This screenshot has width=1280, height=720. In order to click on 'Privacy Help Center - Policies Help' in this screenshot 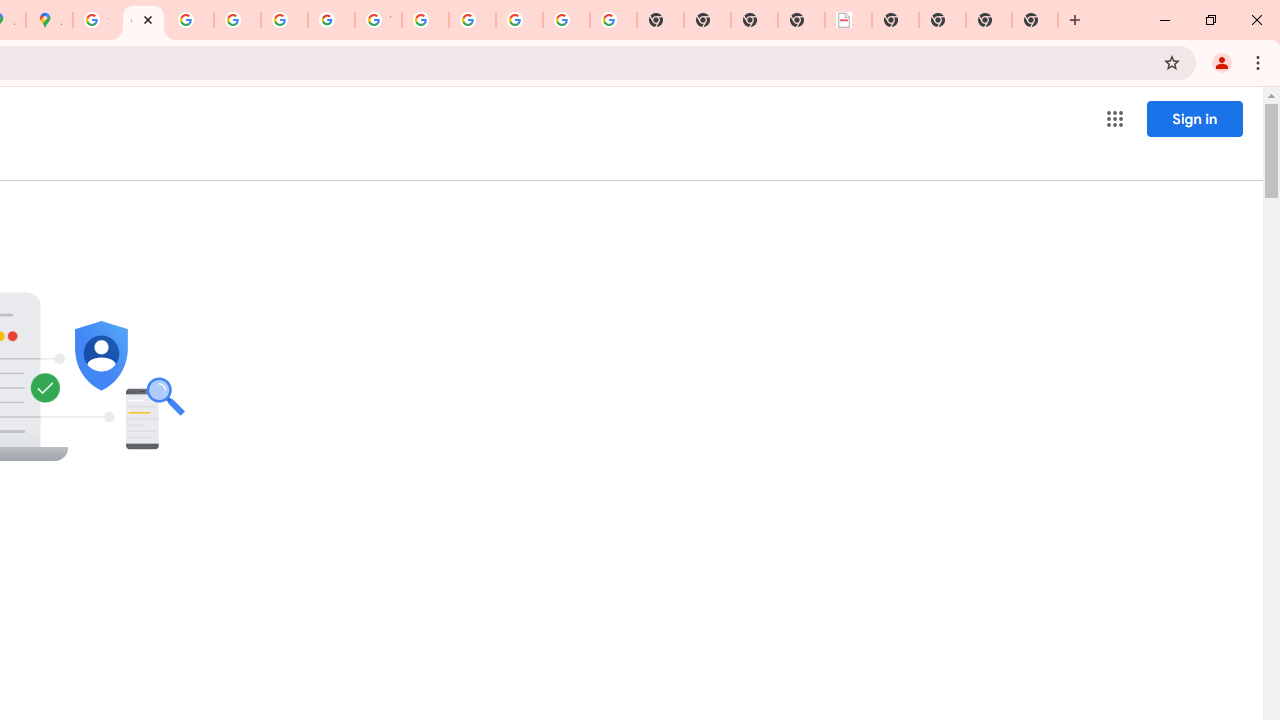, I will do `click(237, 20)`.